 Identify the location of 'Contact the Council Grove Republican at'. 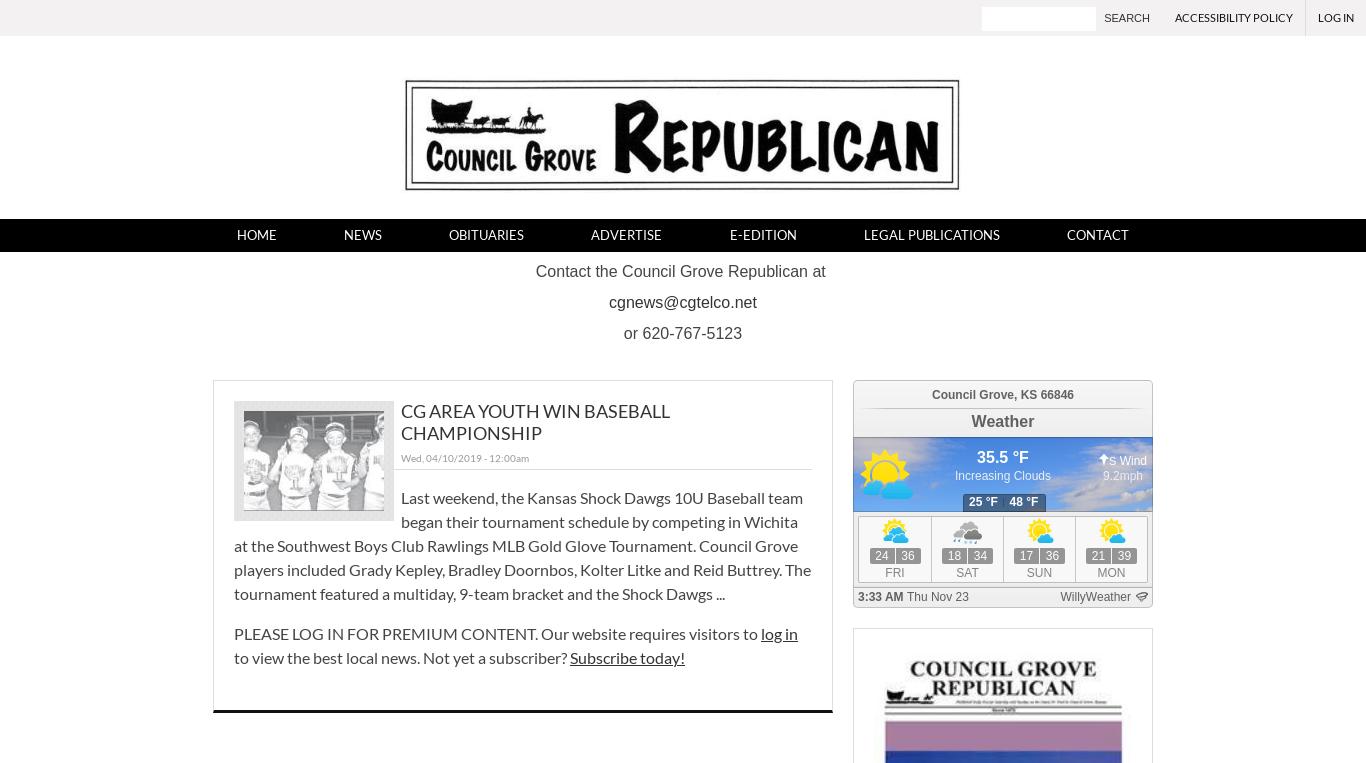
(681, 270).